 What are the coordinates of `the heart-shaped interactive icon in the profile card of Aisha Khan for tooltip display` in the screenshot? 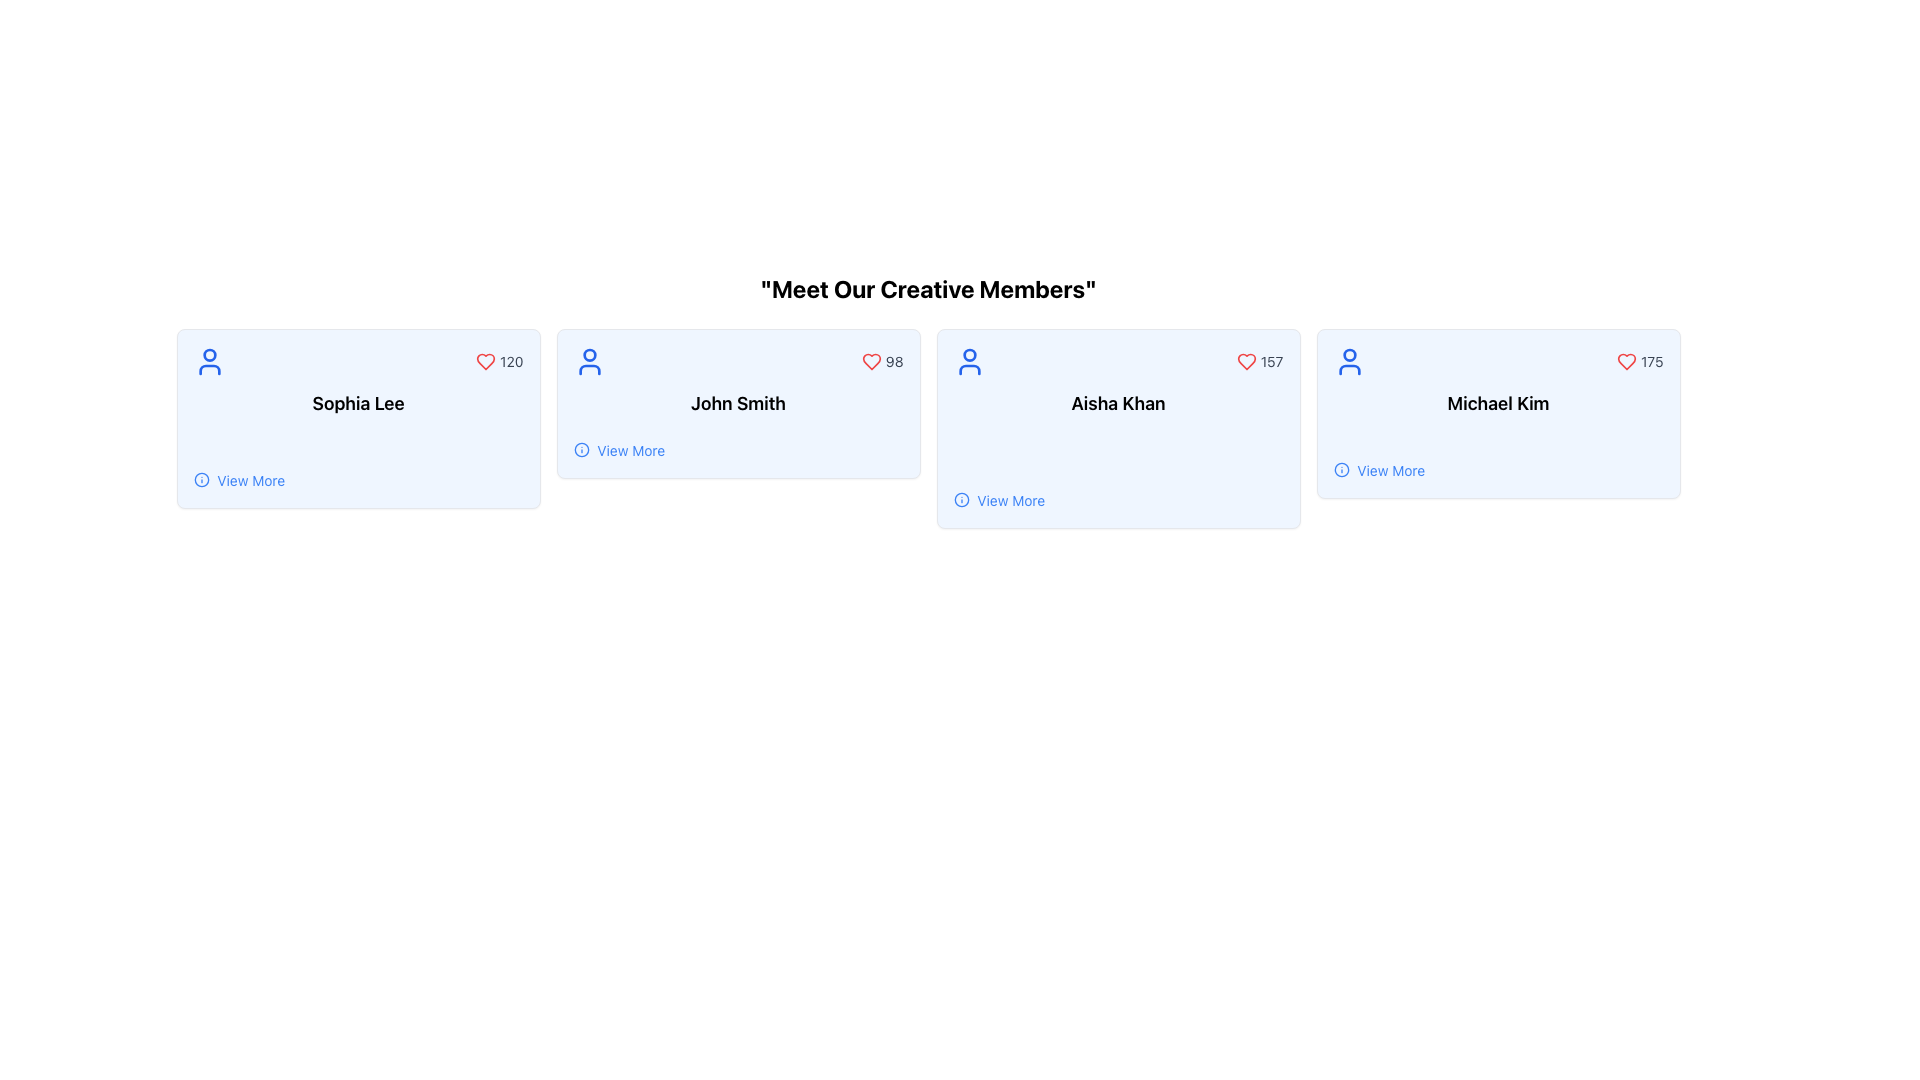 It's located at (1245, 362).